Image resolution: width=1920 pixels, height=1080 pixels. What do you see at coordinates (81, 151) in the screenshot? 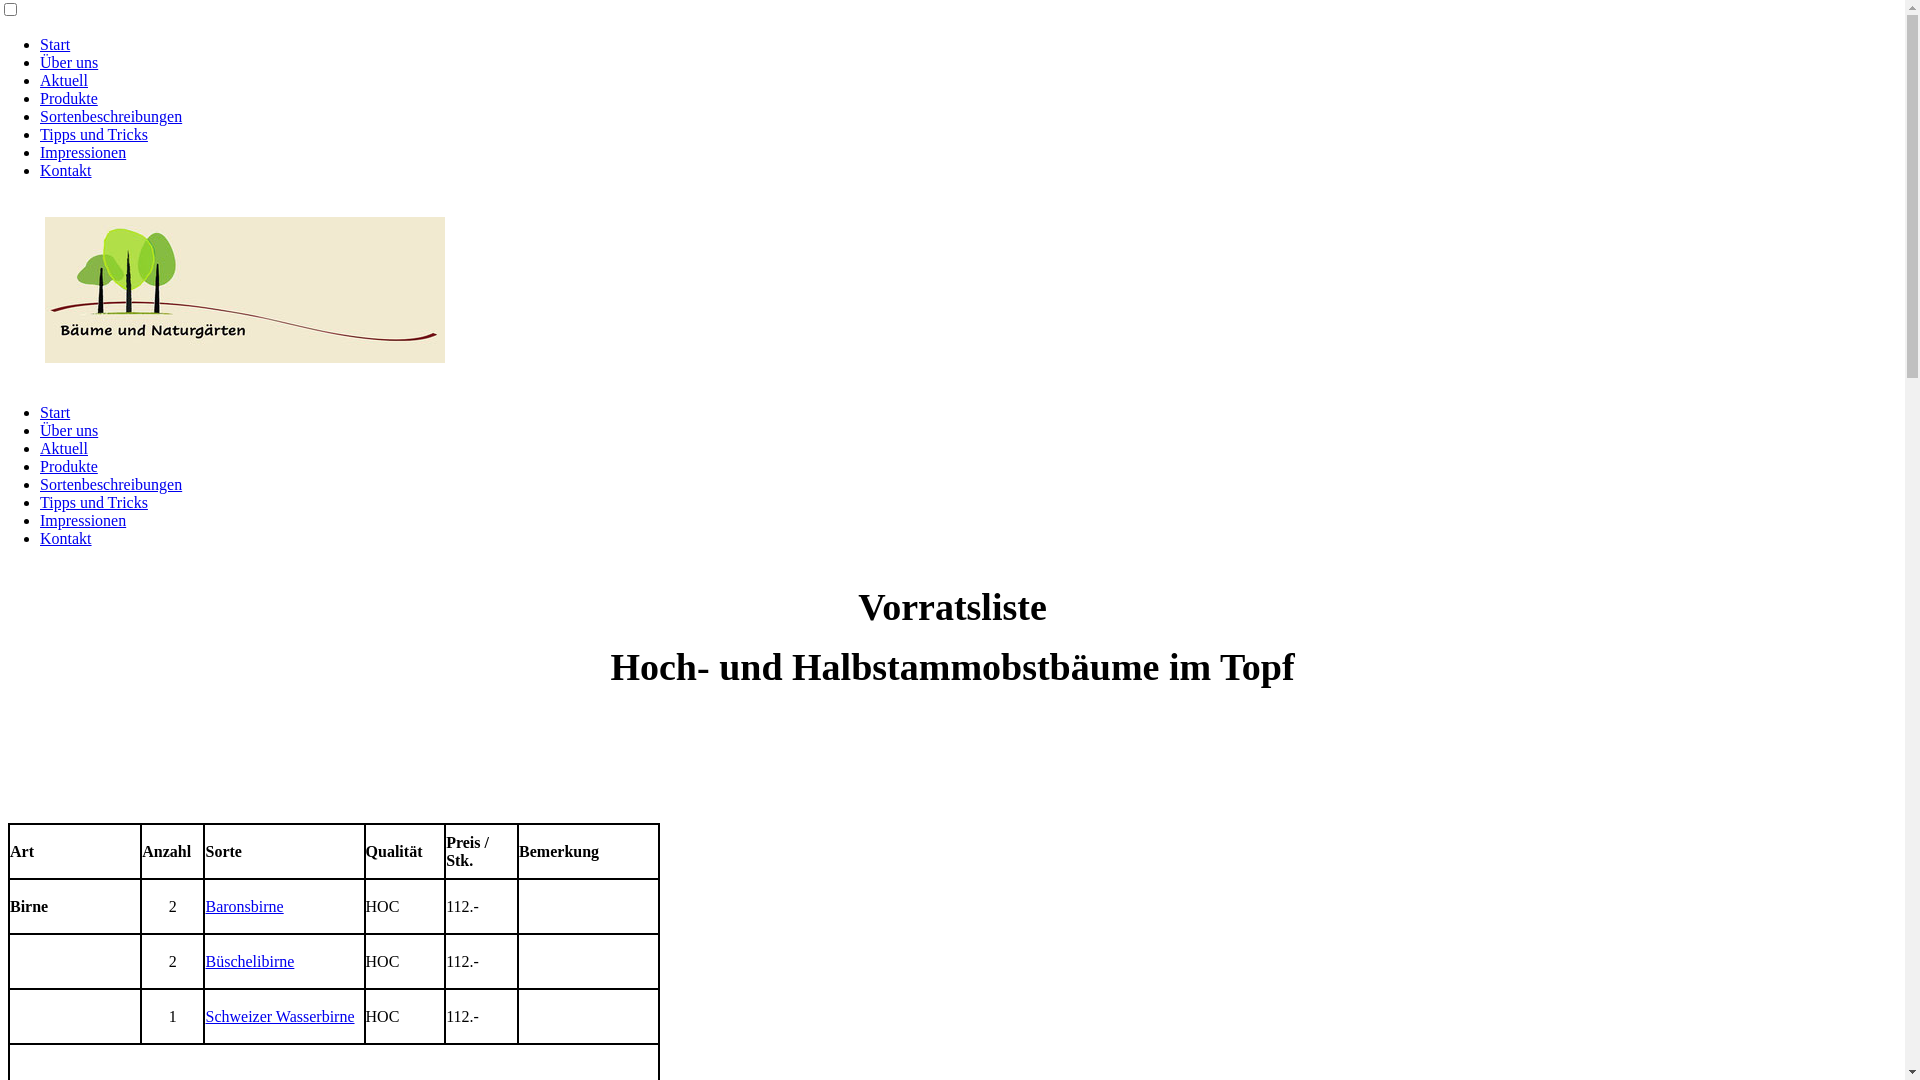
I see `'Impressionen'` at bounding box center [81, 151].